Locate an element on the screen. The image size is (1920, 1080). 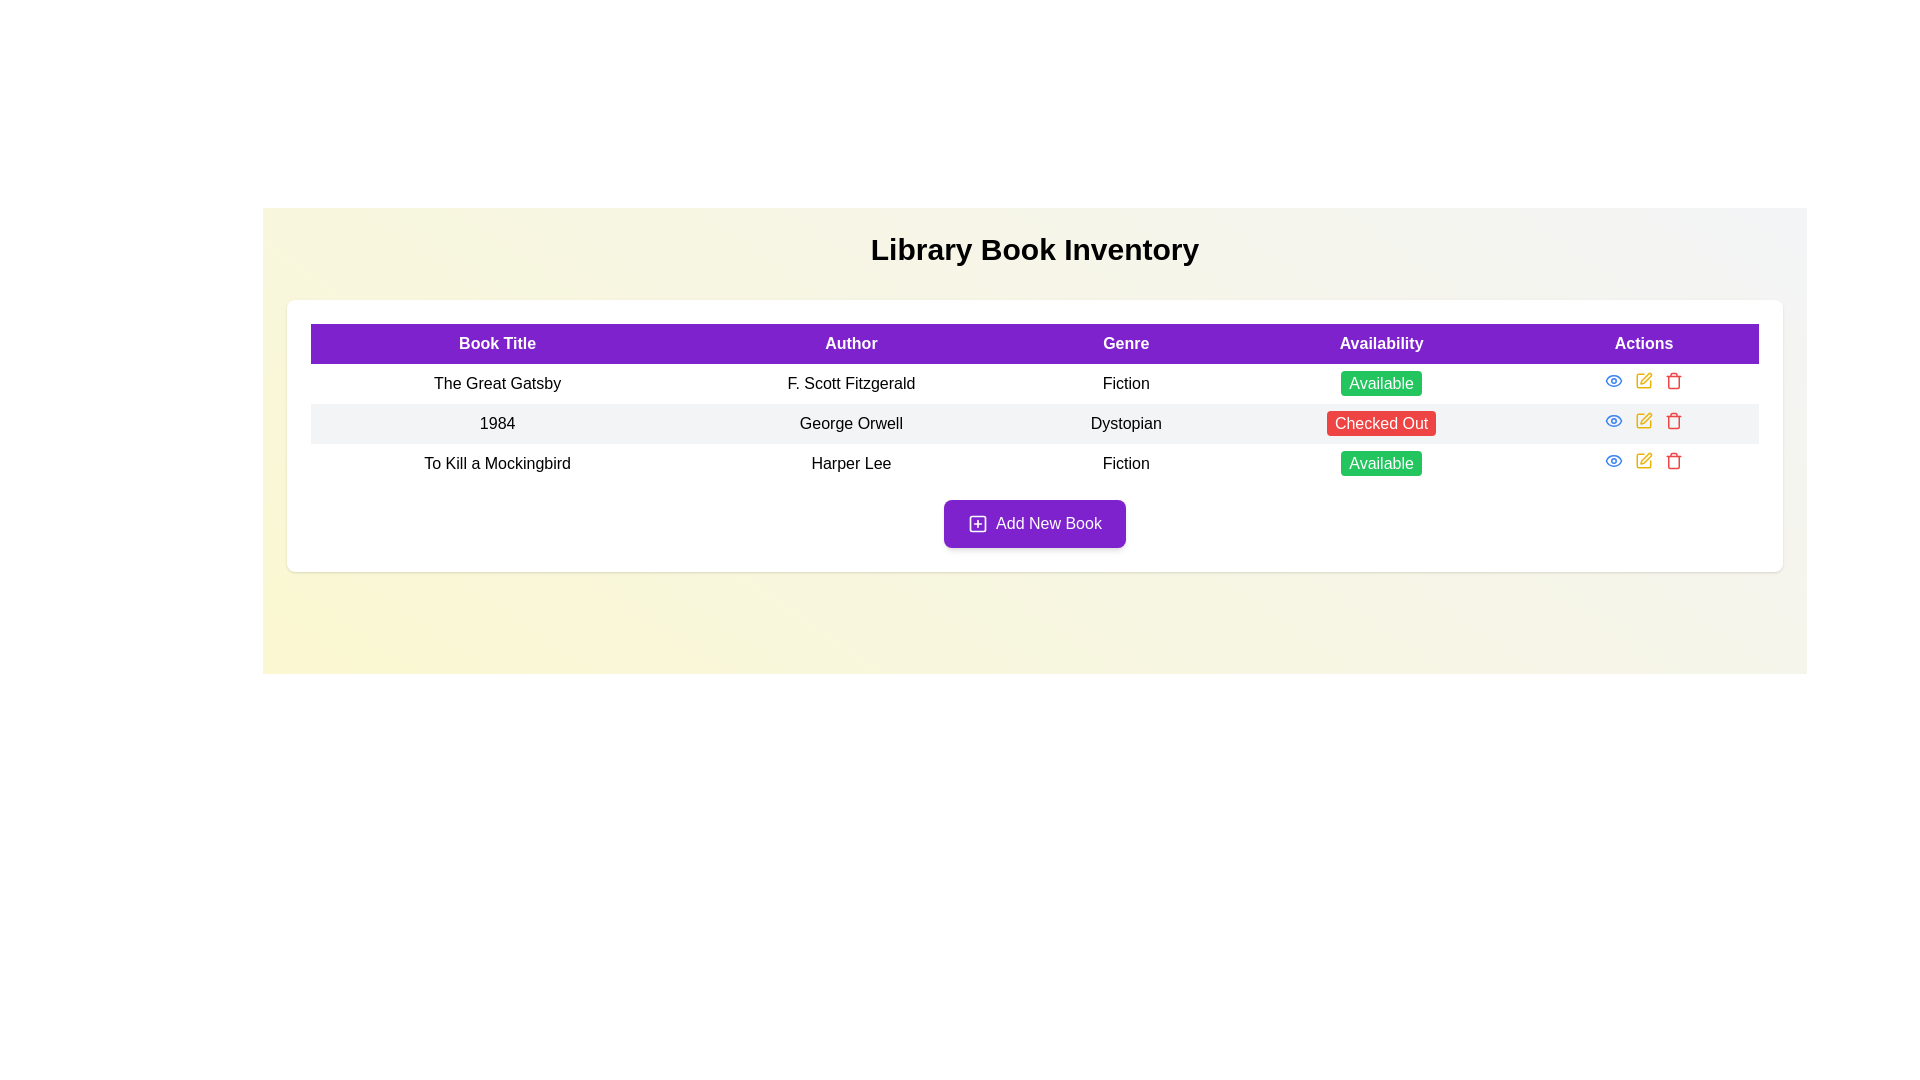
the header label for the column that lists the titles of books, which is located at the leftmost position of the horizontal row of headers, directly preceding the 'Author' header is located at coordinates (497, 342).